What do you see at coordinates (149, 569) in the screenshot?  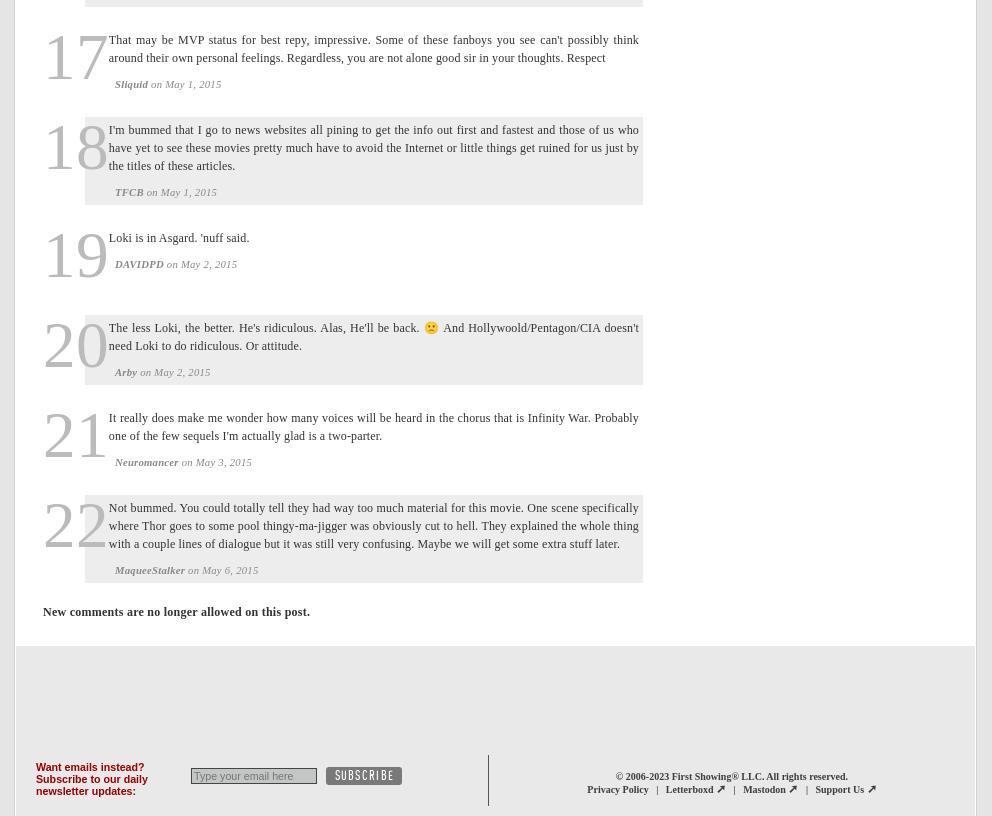 I see `'MaqueeStalker'` at bounding box center [149, 569].